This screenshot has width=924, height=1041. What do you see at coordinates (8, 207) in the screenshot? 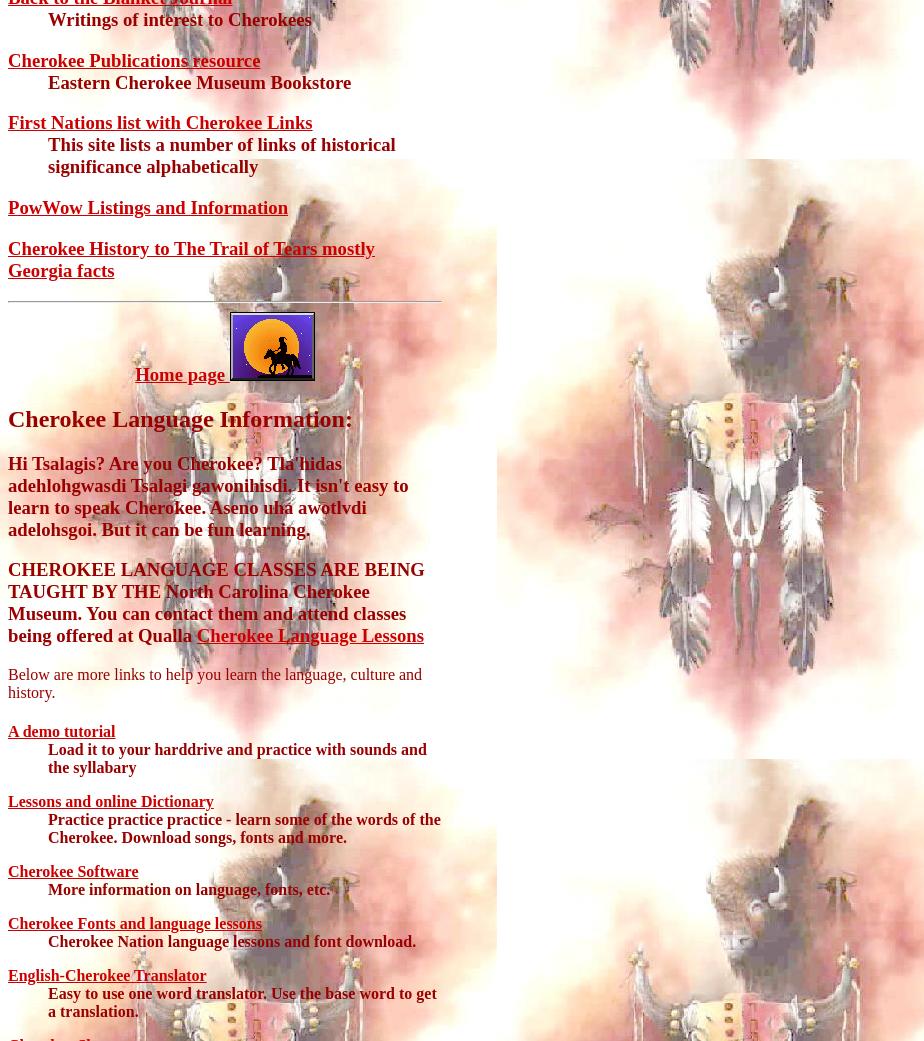
I see `'PowWow Listings and Information'` at bounding box center [8, 207].